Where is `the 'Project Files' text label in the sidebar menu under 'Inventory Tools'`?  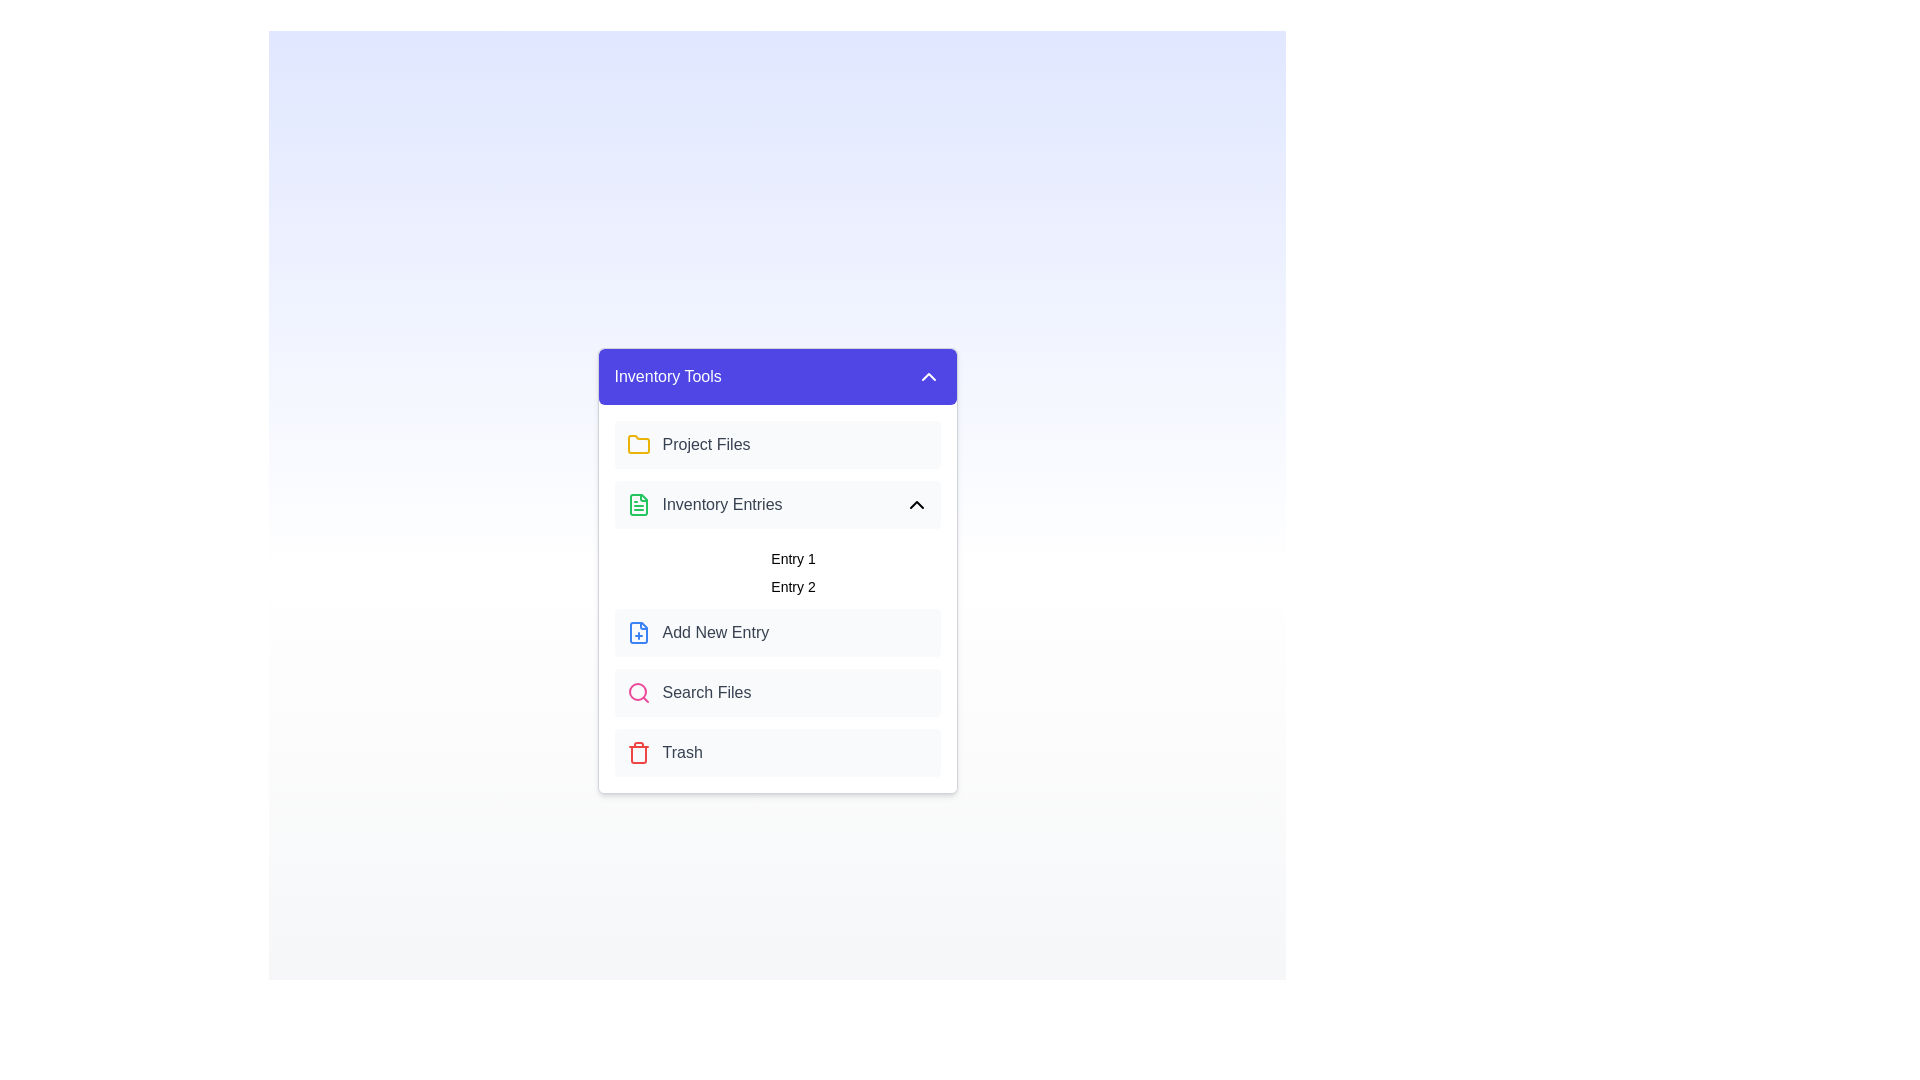 the 'Project Files' text label in the sidebar menu under 'Inventory Tools' is located at coordinates (706, 443).